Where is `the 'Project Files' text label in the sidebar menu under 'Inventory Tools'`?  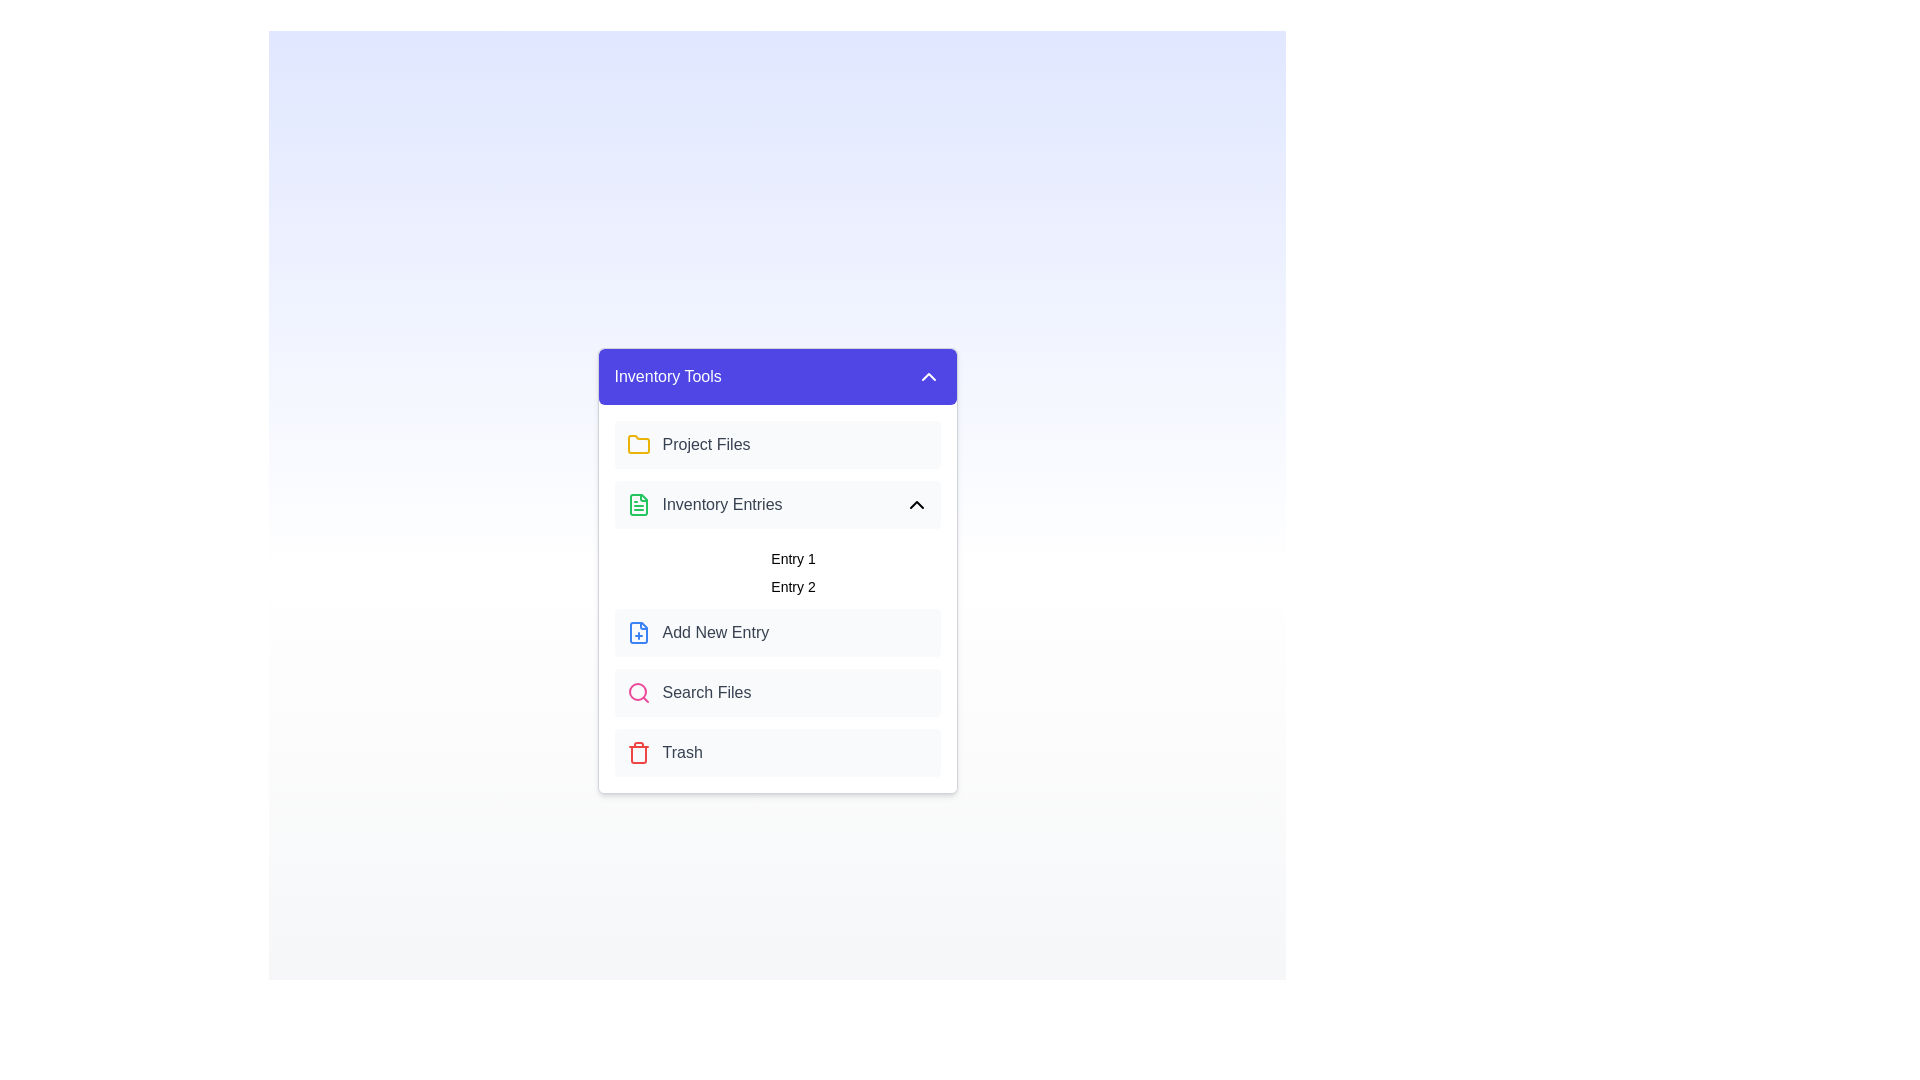 the 'Project Files' text label in the sidebar menu under 'Inventory Tools' is located at coordinates (706, 443).